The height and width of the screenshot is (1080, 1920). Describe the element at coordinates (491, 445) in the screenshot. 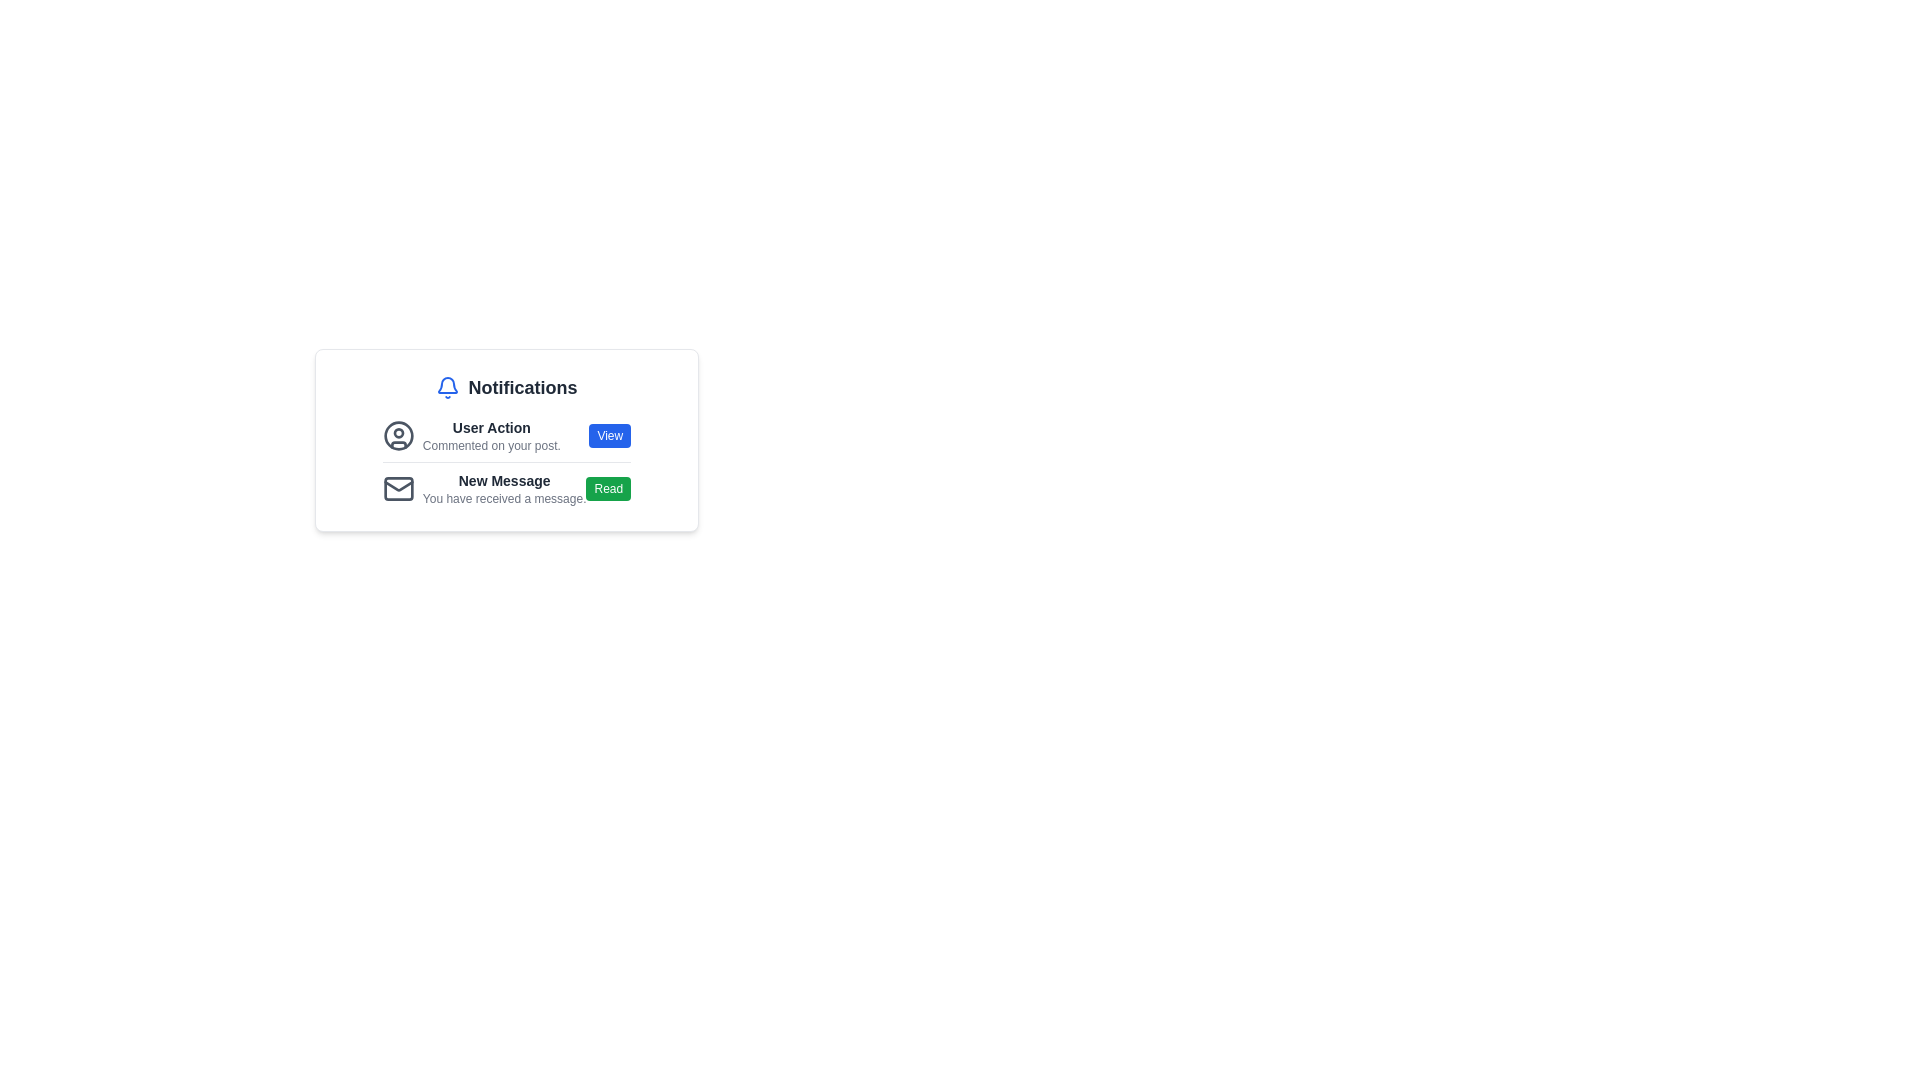

I see `text label displaying 'Commented on your post.' which is styled in gray and positioned below 'User Action.'` at that location.